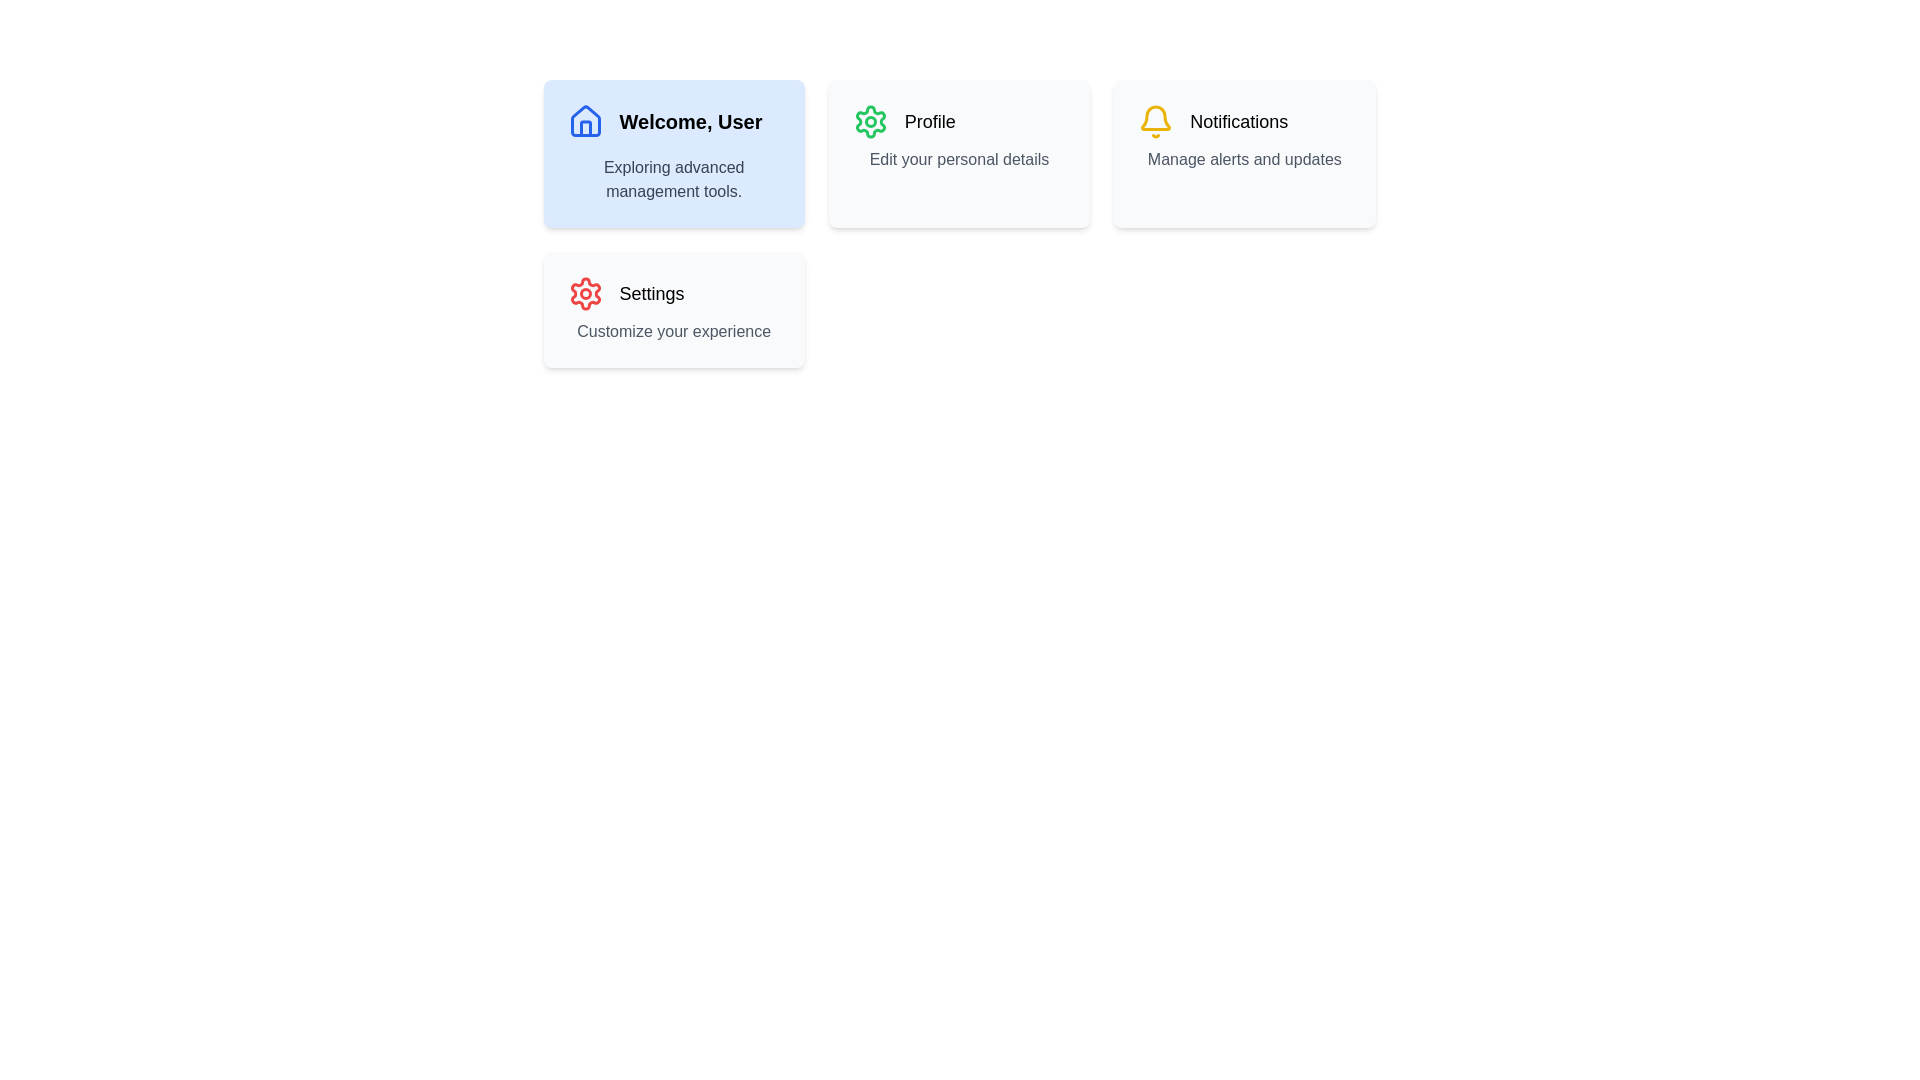 The height and width of the screenshot is (1080, 1920). Describe the element at coordinates (958, 158) in the screenshot. I see `the supplementary information text located beneath the heading 'Profile' in the profile section panel` at that location.